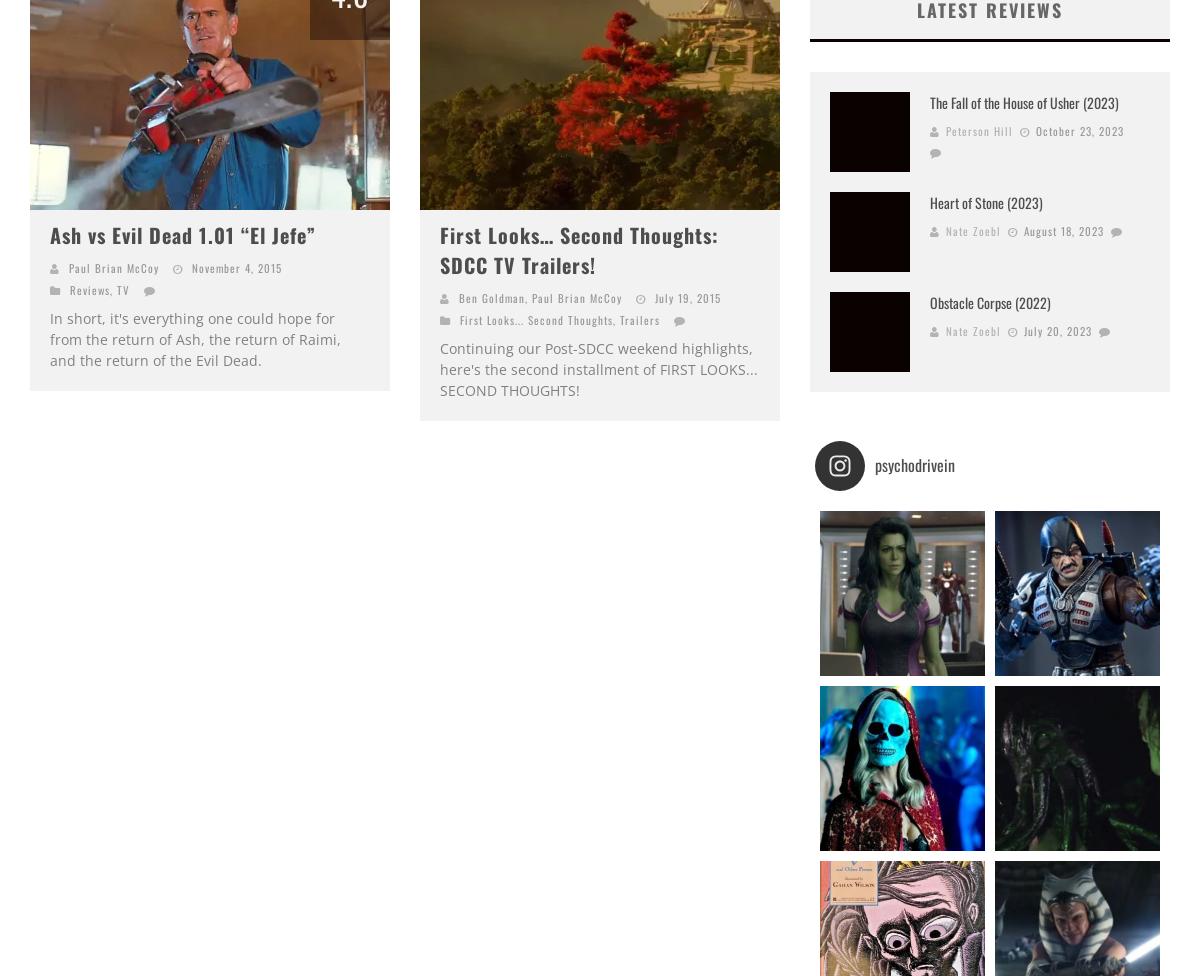  I want to click on 'Ash vs Evil Dead 1.01 “El Jefe”', so click(182, 234).